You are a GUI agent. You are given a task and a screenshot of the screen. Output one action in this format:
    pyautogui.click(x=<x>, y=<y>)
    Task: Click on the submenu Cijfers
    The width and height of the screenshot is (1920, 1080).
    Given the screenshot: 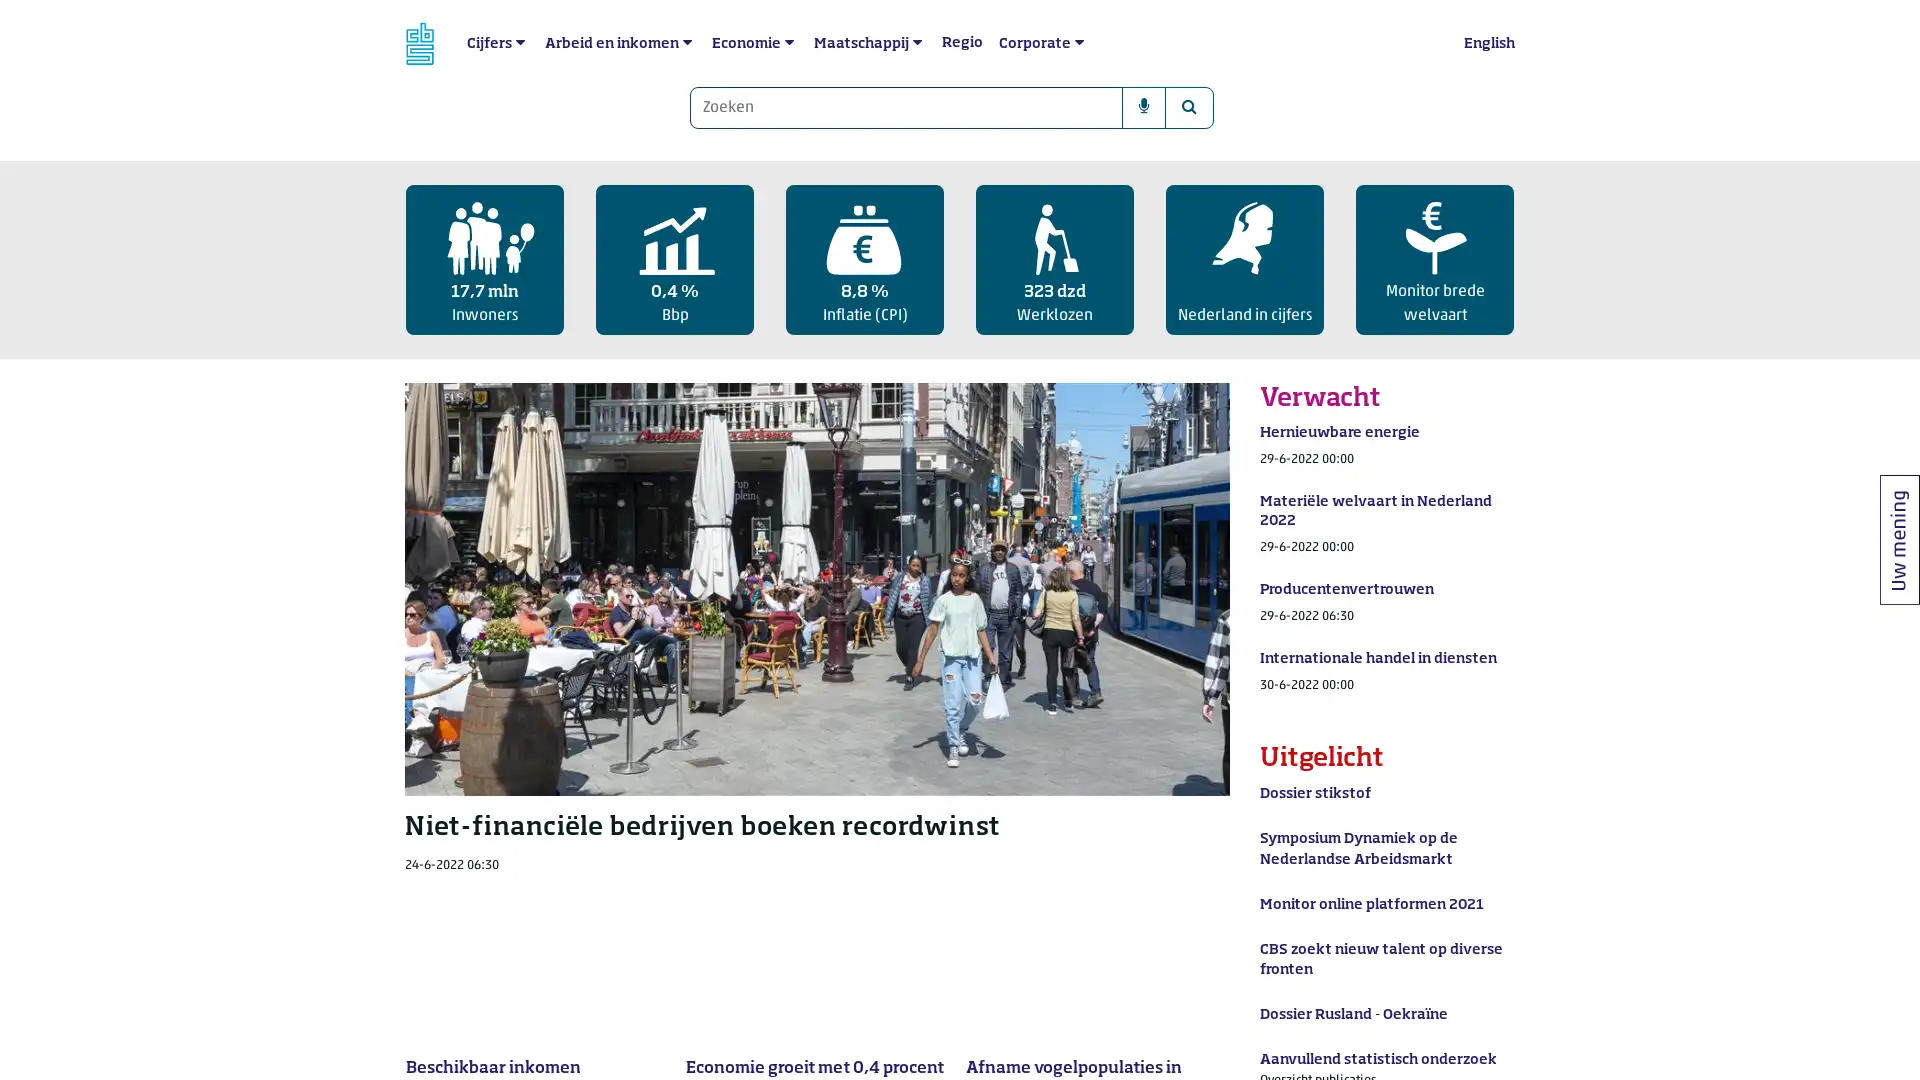 What is the action you would take?
    pyautogui.click(x=520, y=42)
    